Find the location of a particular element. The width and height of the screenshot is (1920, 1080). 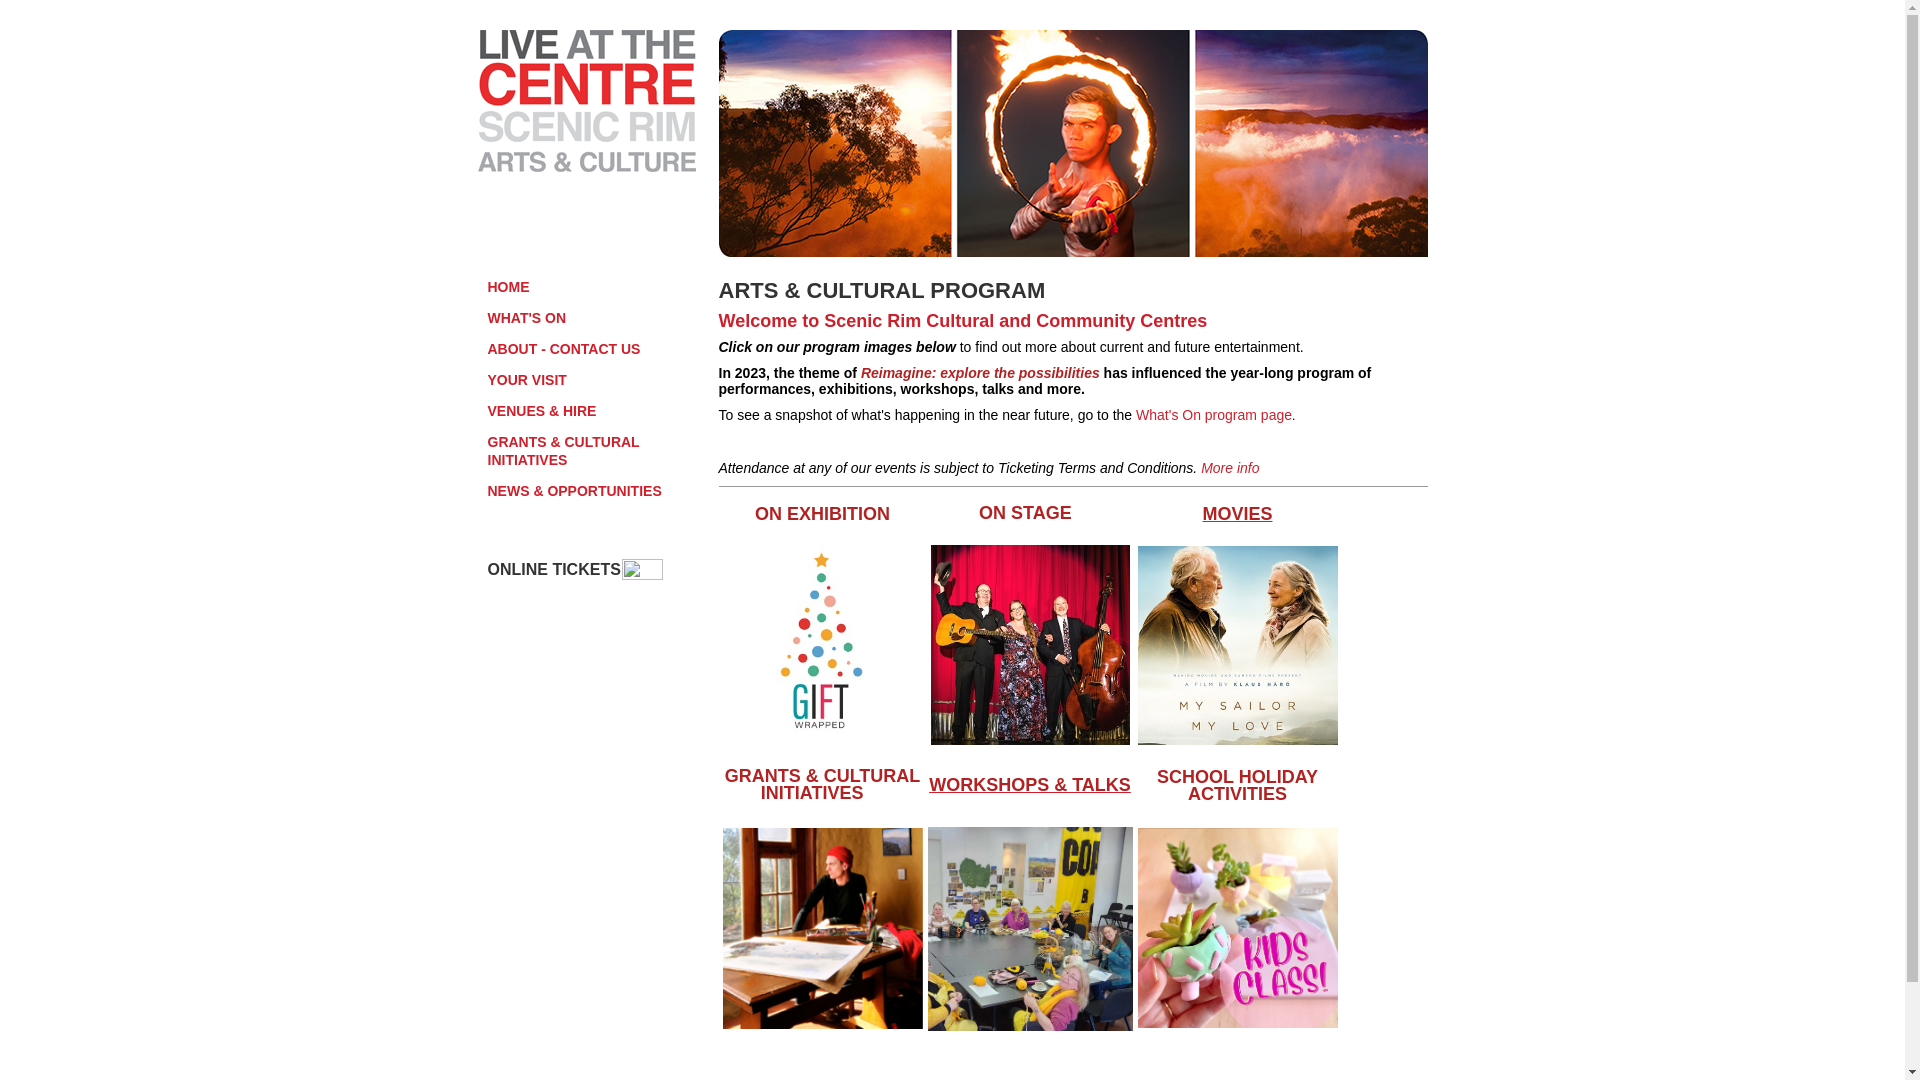

'YOUR VISIT' is located at coordinates (488, 380).